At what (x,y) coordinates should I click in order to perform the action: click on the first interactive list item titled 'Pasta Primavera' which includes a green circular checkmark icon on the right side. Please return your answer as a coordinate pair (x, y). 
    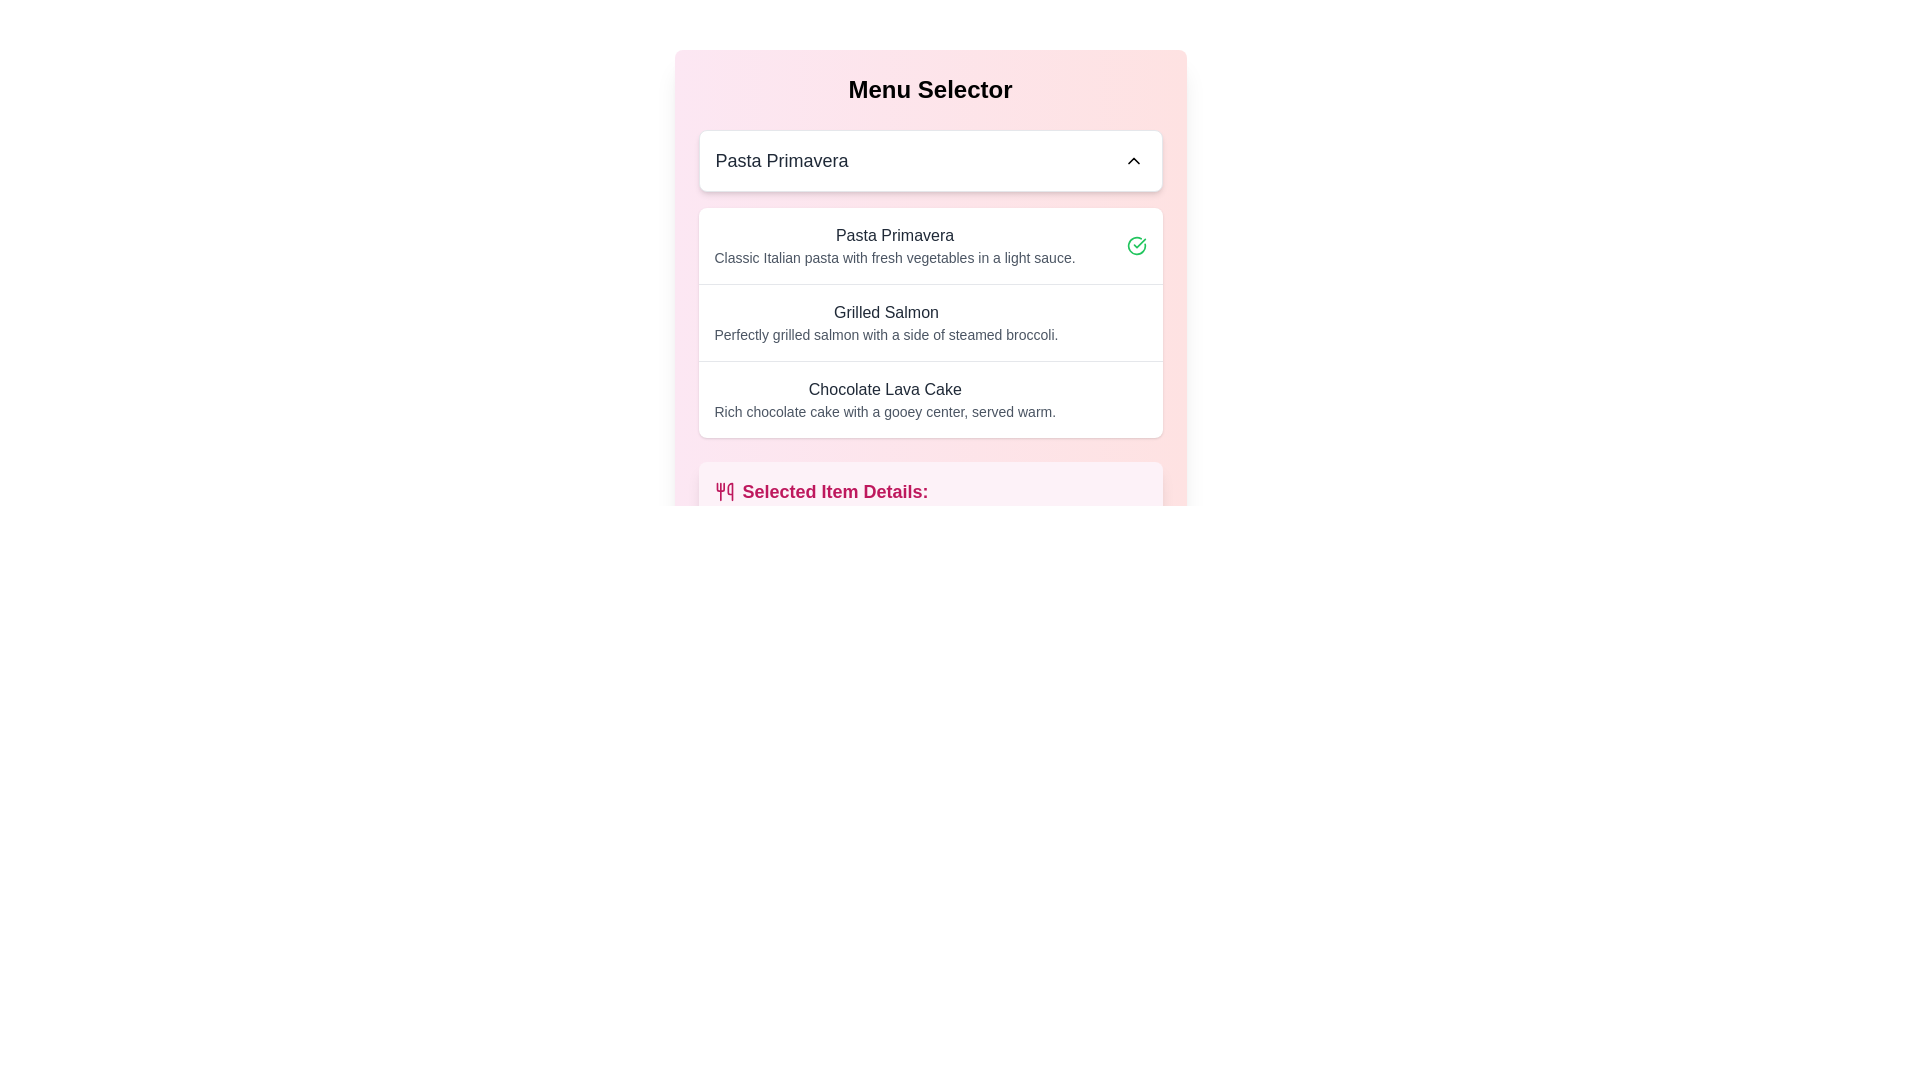
    Looking at the image, I should click on (929, 245).